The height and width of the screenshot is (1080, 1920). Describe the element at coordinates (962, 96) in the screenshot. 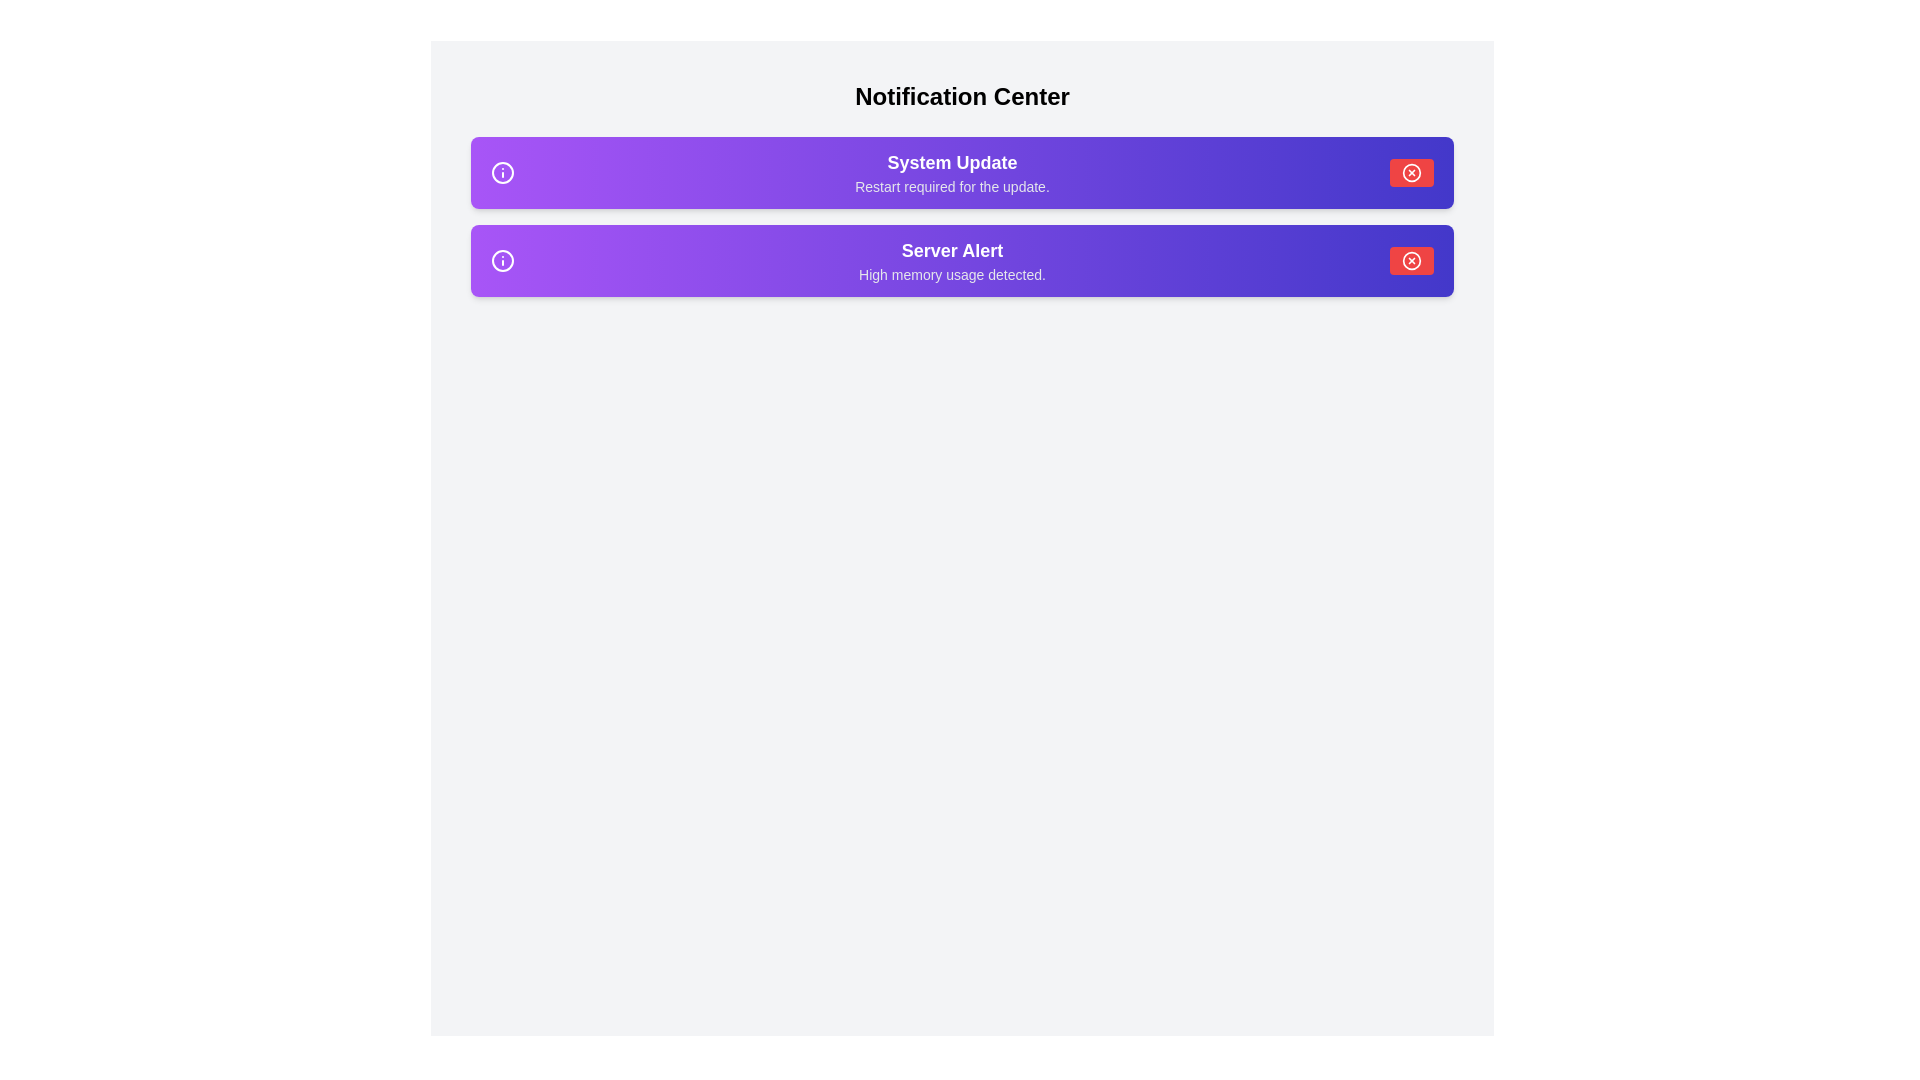

I see `the header text 'Notification Center' to inspect it` at that location.